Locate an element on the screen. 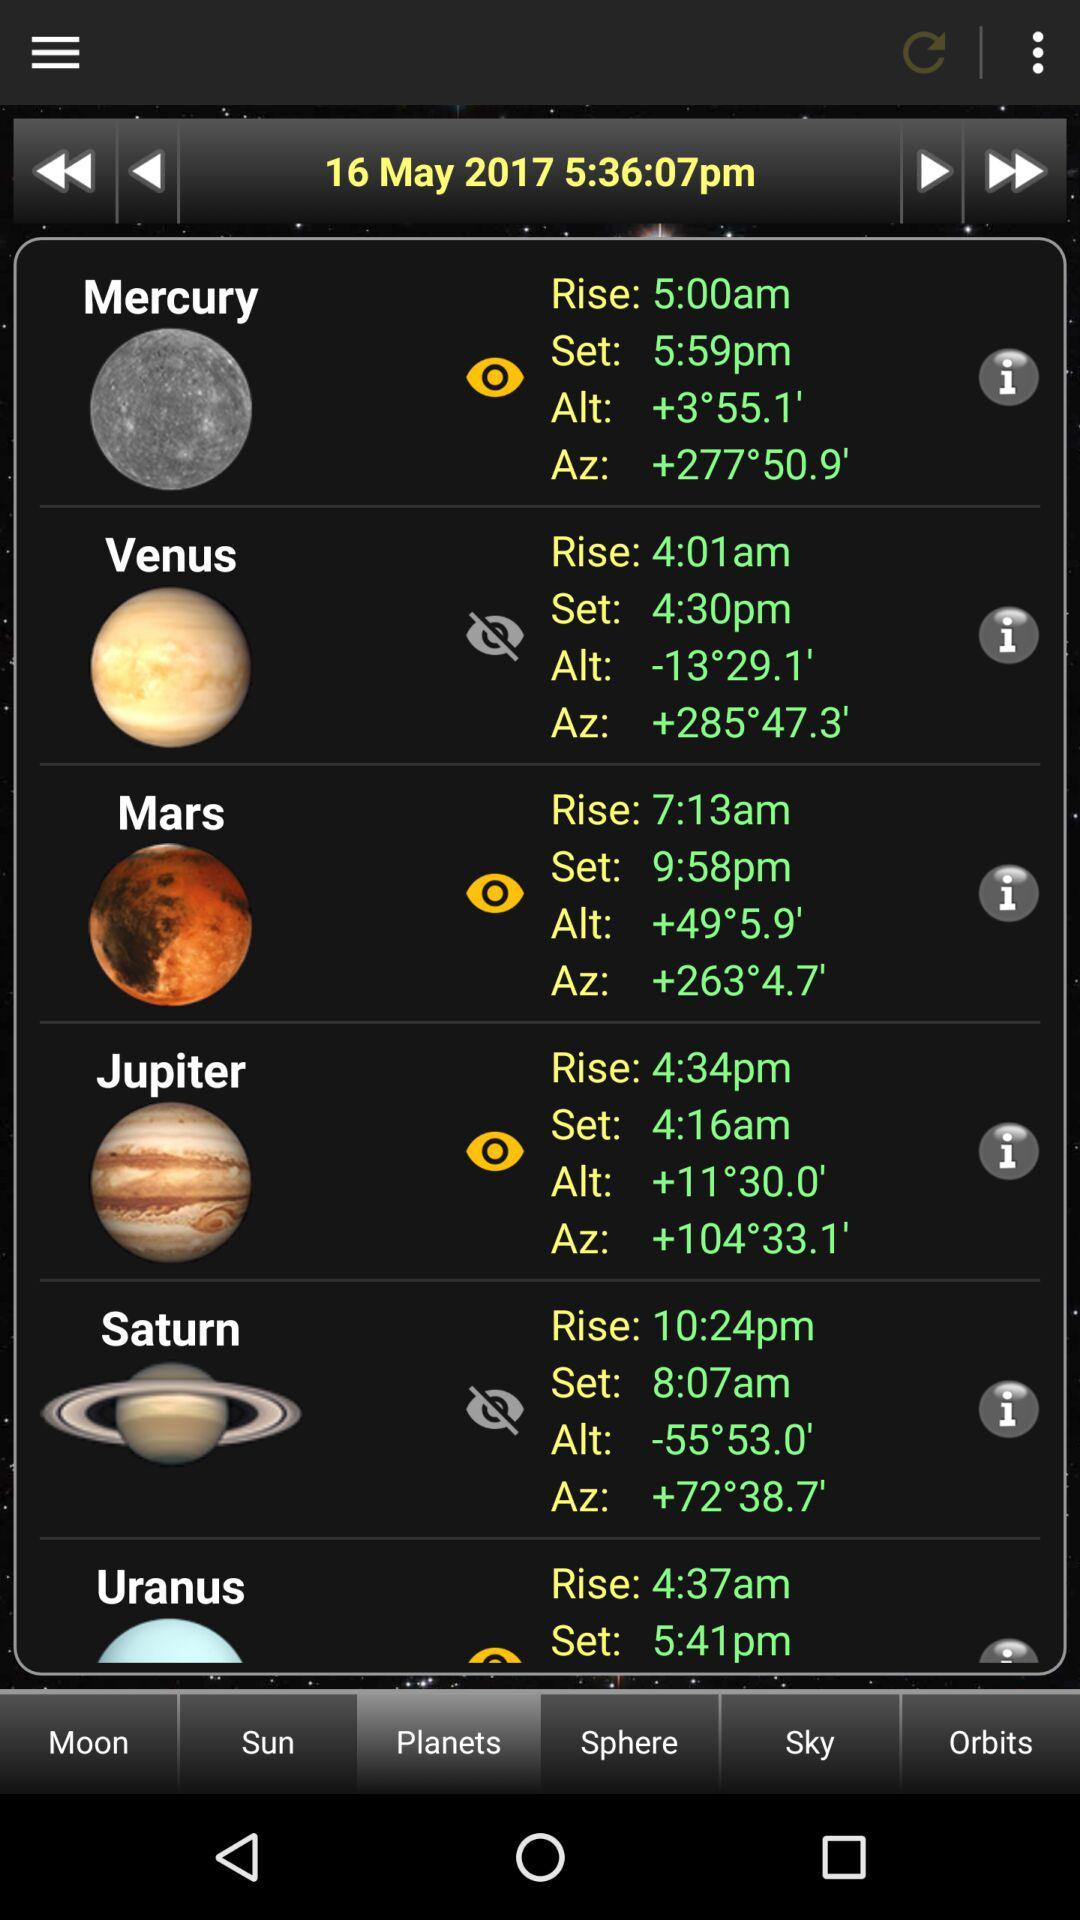 The image size is (1080, 1920). the arrow_backward icon is located at coordinates (146, 171).